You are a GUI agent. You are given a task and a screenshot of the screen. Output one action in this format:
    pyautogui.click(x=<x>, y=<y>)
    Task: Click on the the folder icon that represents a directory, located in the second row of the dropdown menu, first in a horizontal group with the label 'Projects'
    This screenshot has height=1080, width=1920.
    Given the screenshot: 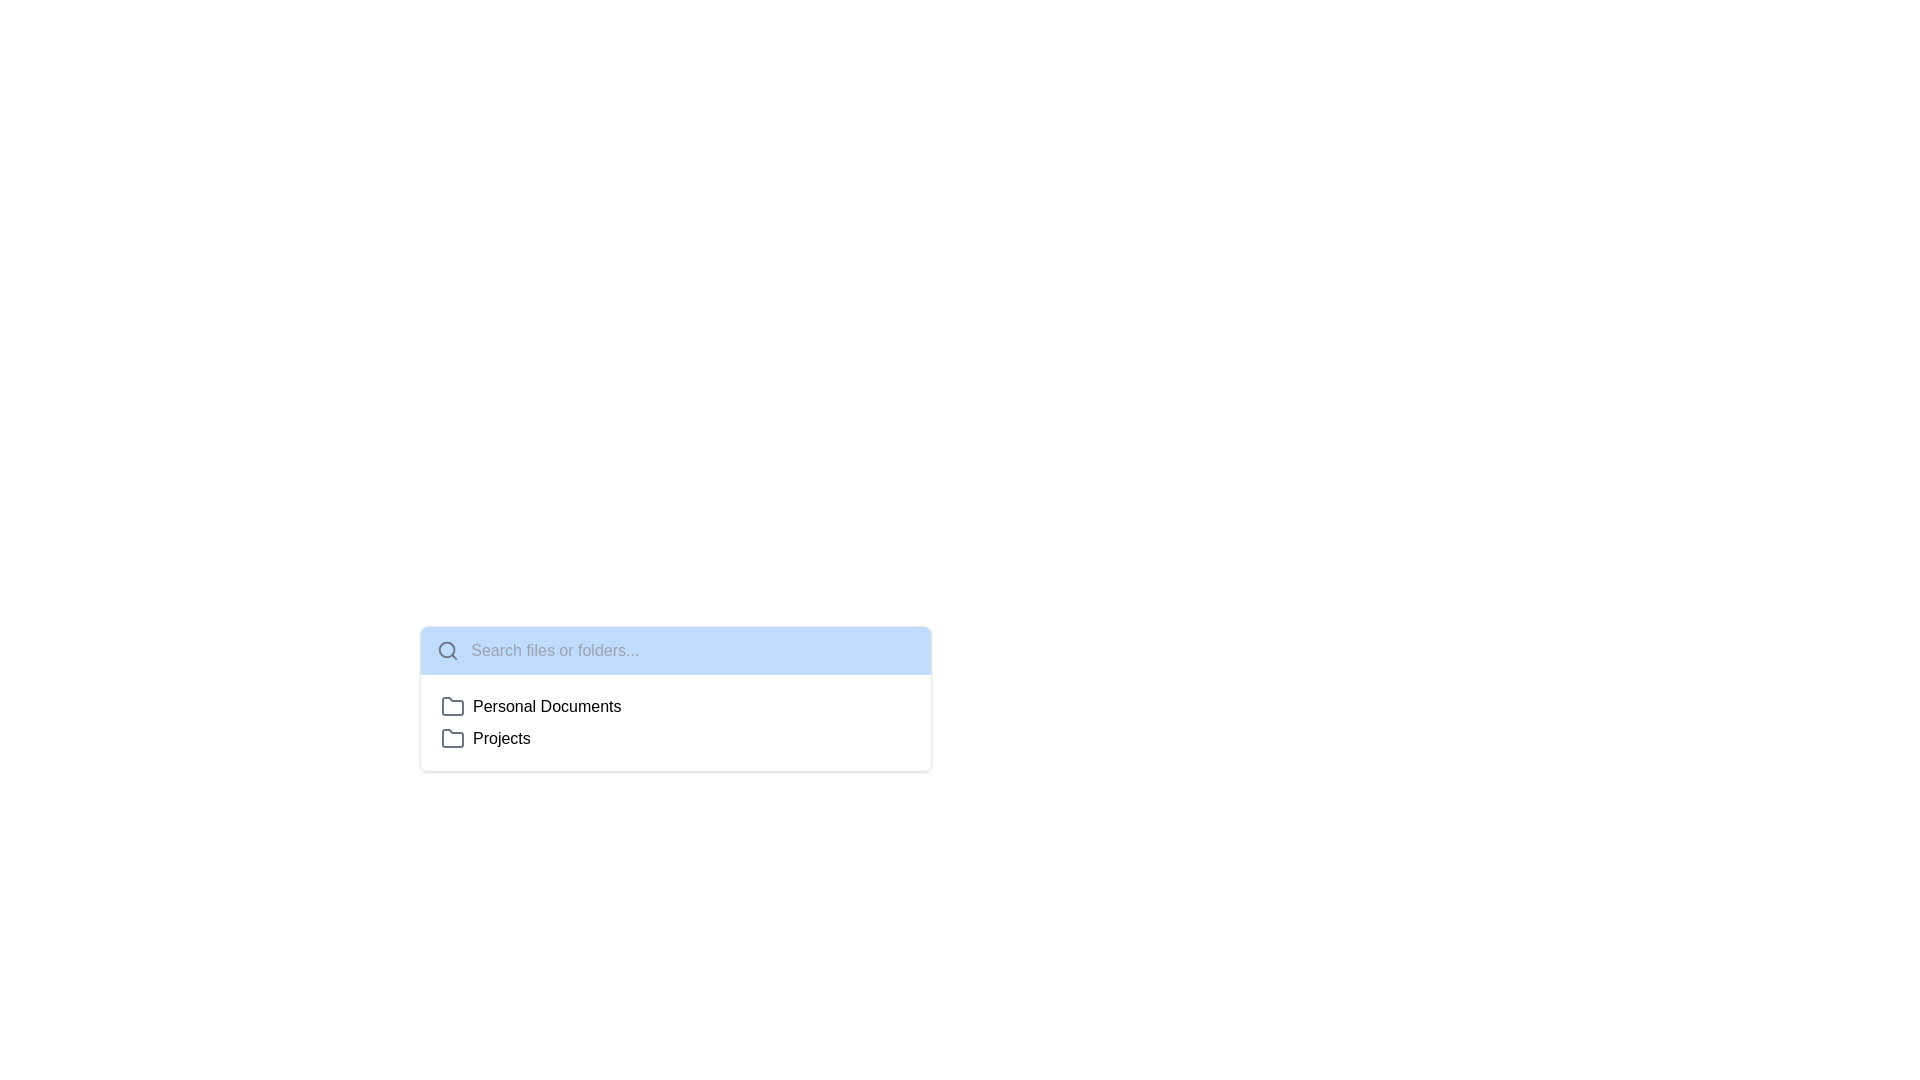 What is the action you would take?
    pyautogui.click(x=451, y=739)
    